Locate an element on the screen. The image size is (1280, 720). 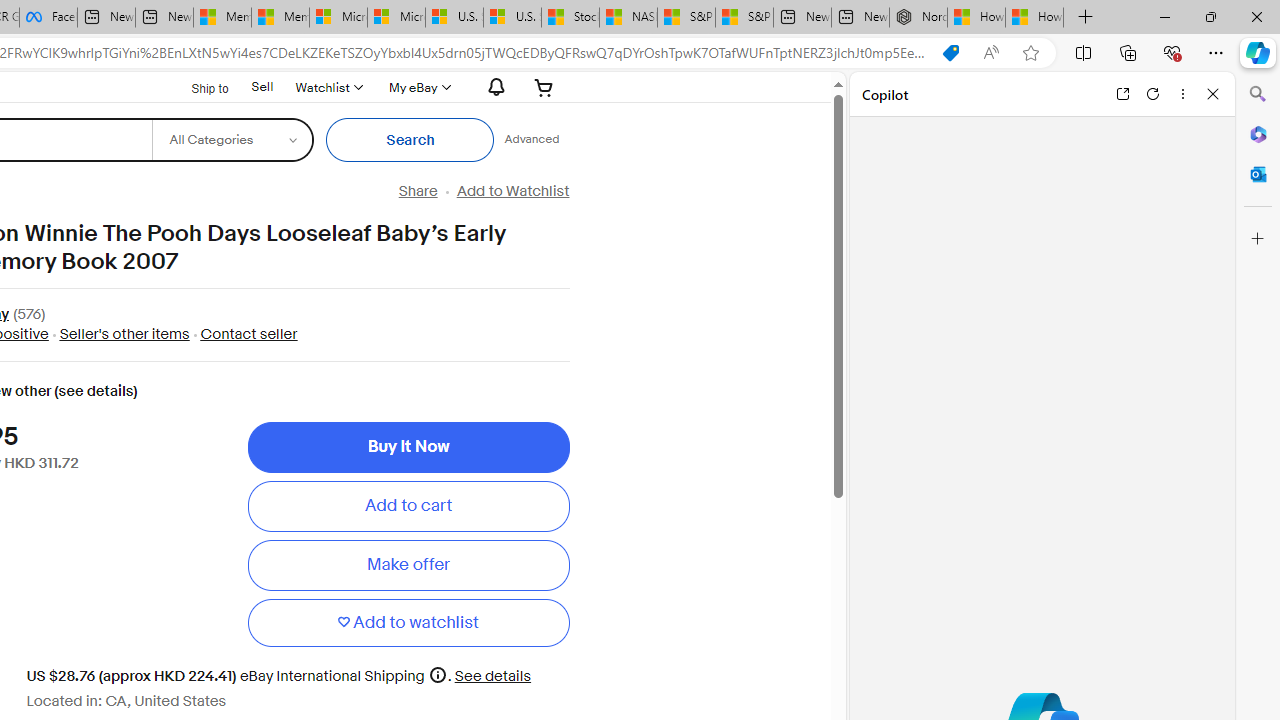
'Customize' is located at coordinates (1257, 238).